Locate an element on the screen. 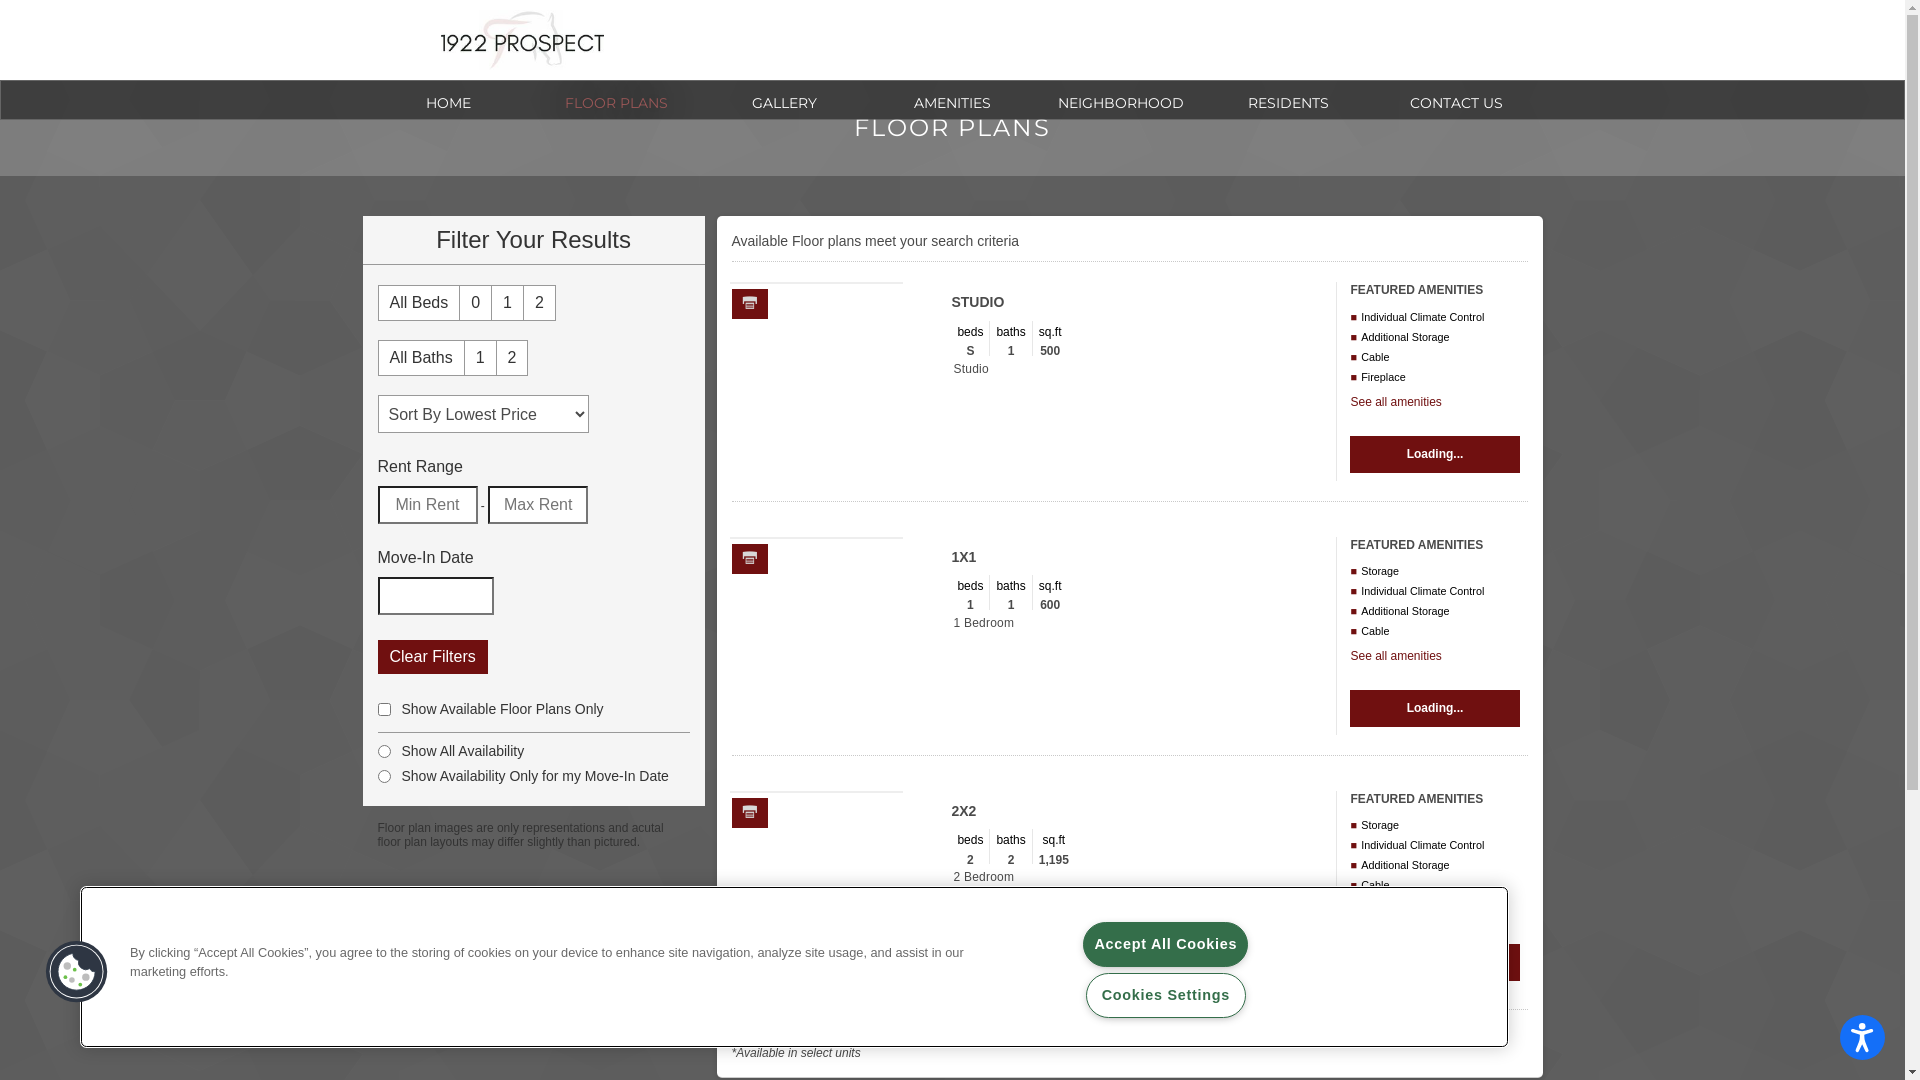 This screenshot has width=1920, height=1080. '1922 Prospect Apartments' is located at coordinates (521, 39).